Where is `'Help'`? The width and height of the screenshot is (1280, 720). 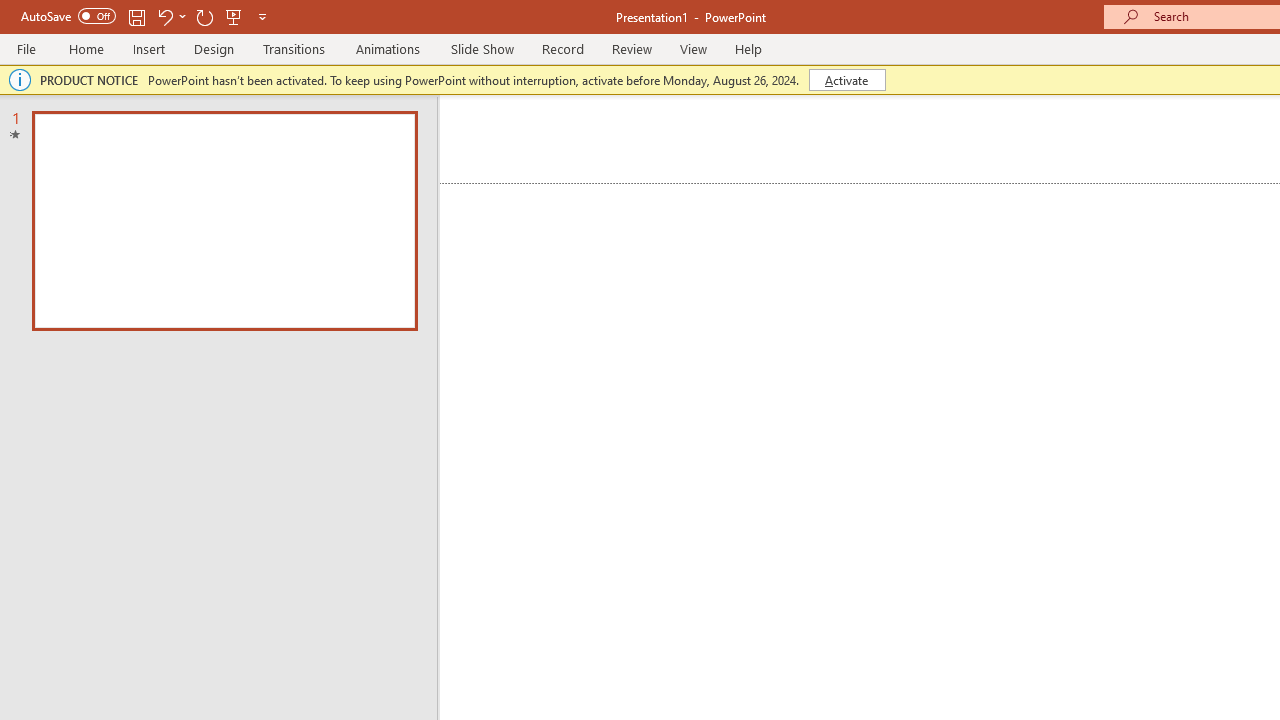
'Help' is located at coordinates (747, 48).